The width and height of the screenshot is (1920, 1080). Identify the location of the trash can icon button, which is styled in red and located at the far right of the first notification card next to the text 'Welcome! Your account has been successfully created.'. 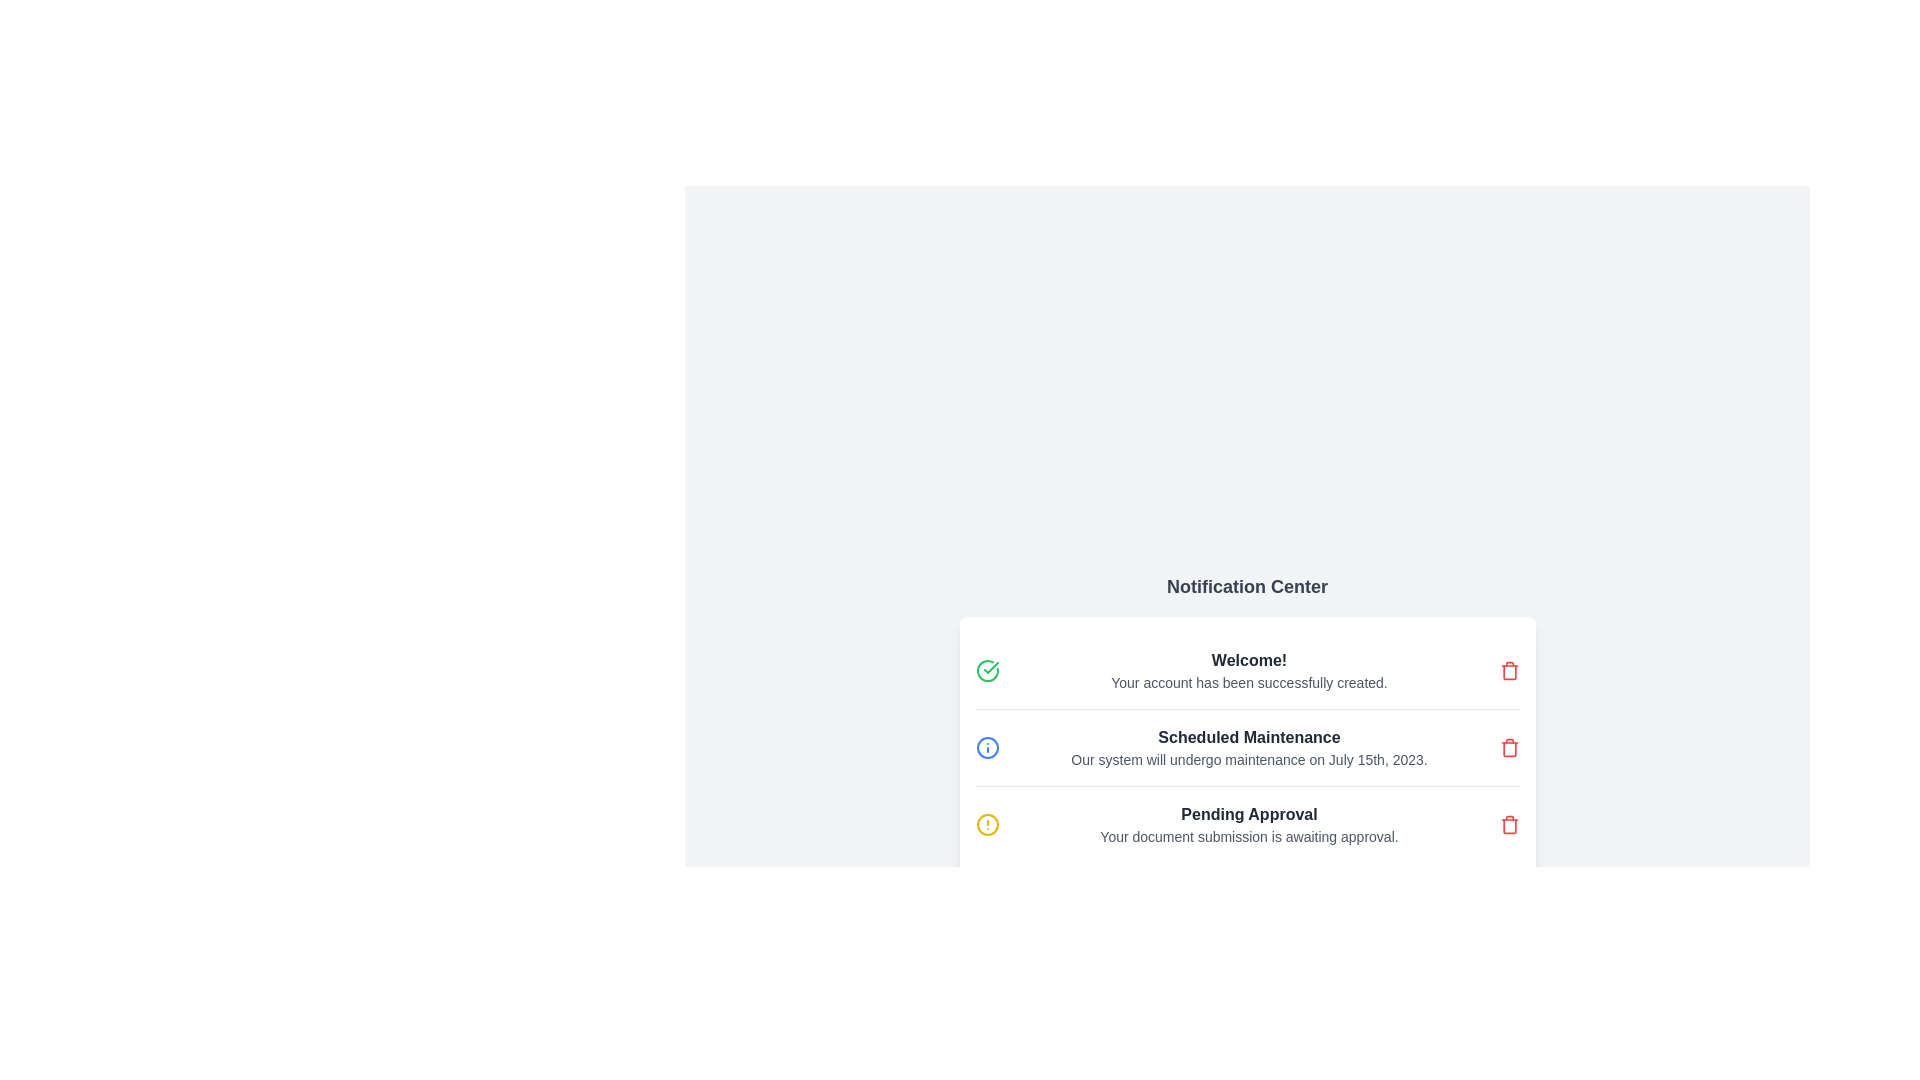
(1509, 671).